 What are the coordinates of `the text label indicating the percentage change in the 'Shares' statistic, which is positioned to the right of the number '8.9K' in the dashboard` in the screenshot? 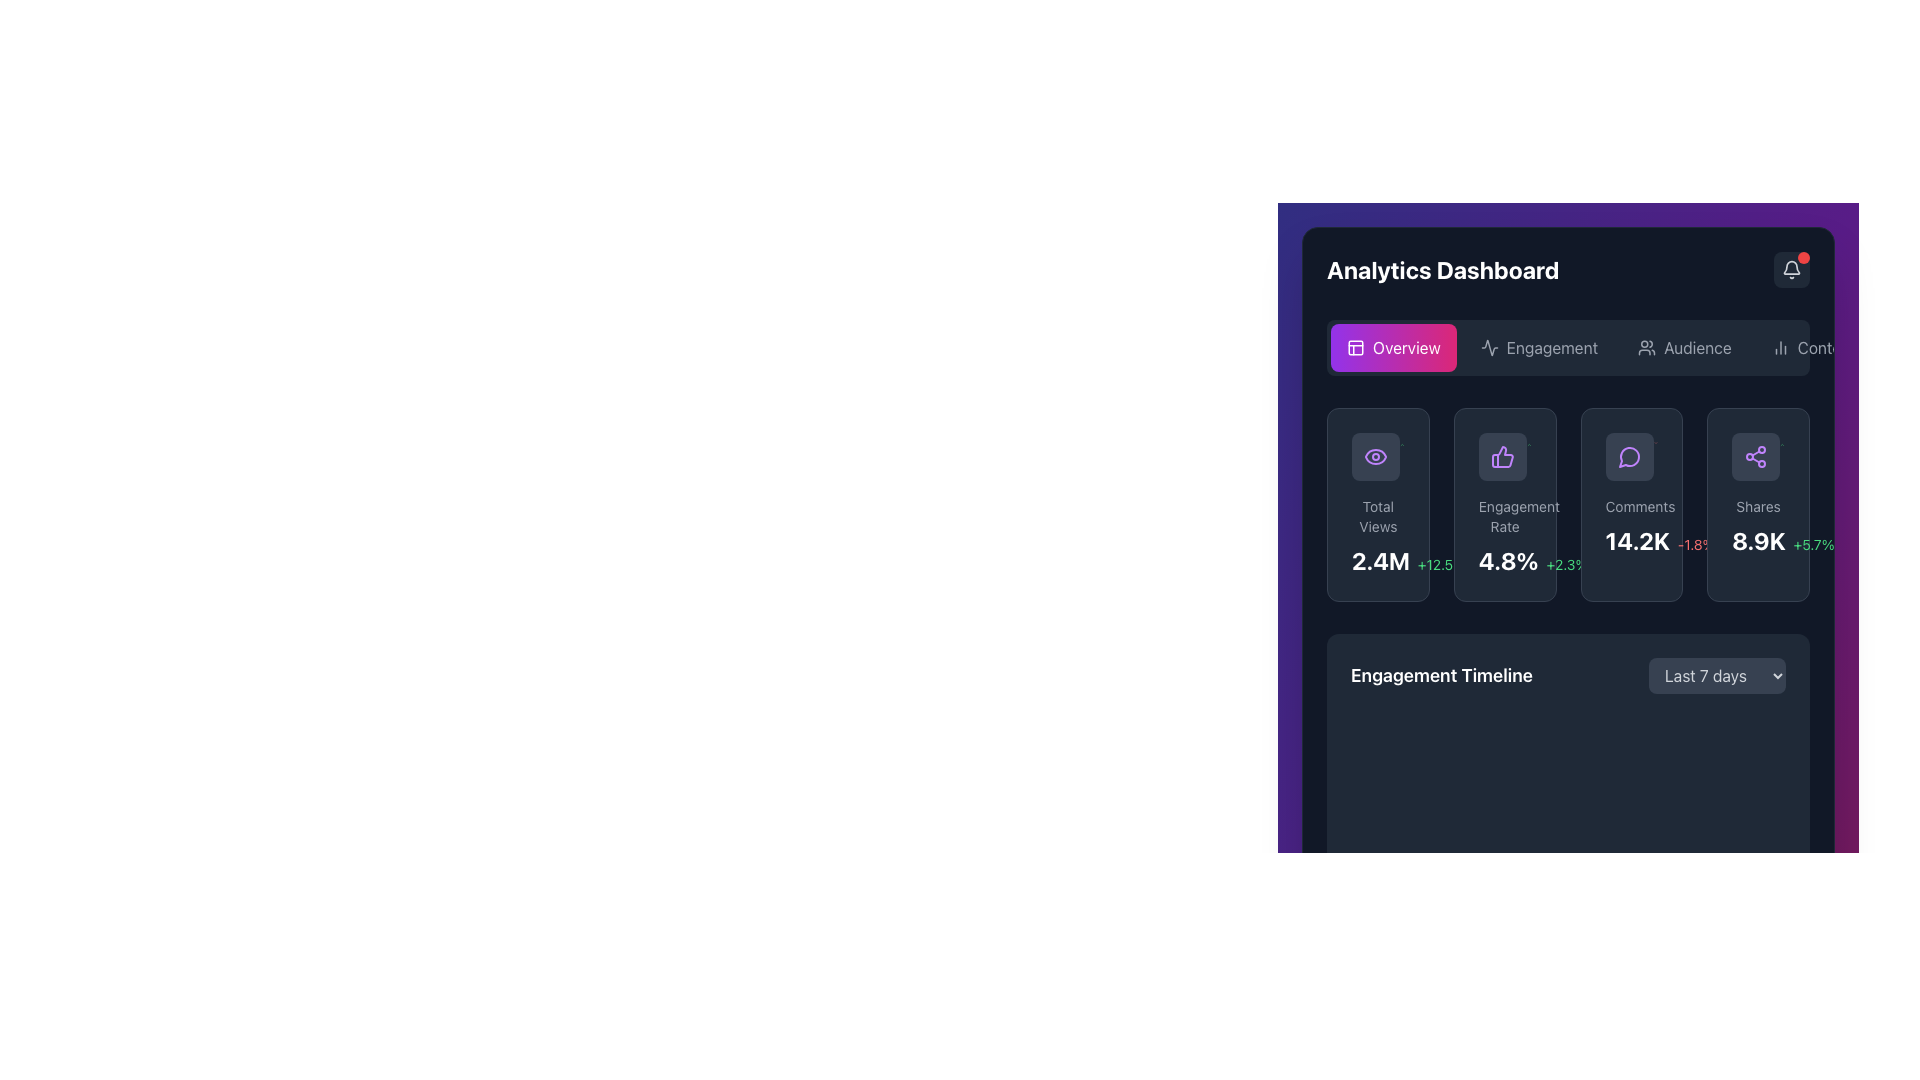 It's located at (1814, 544).